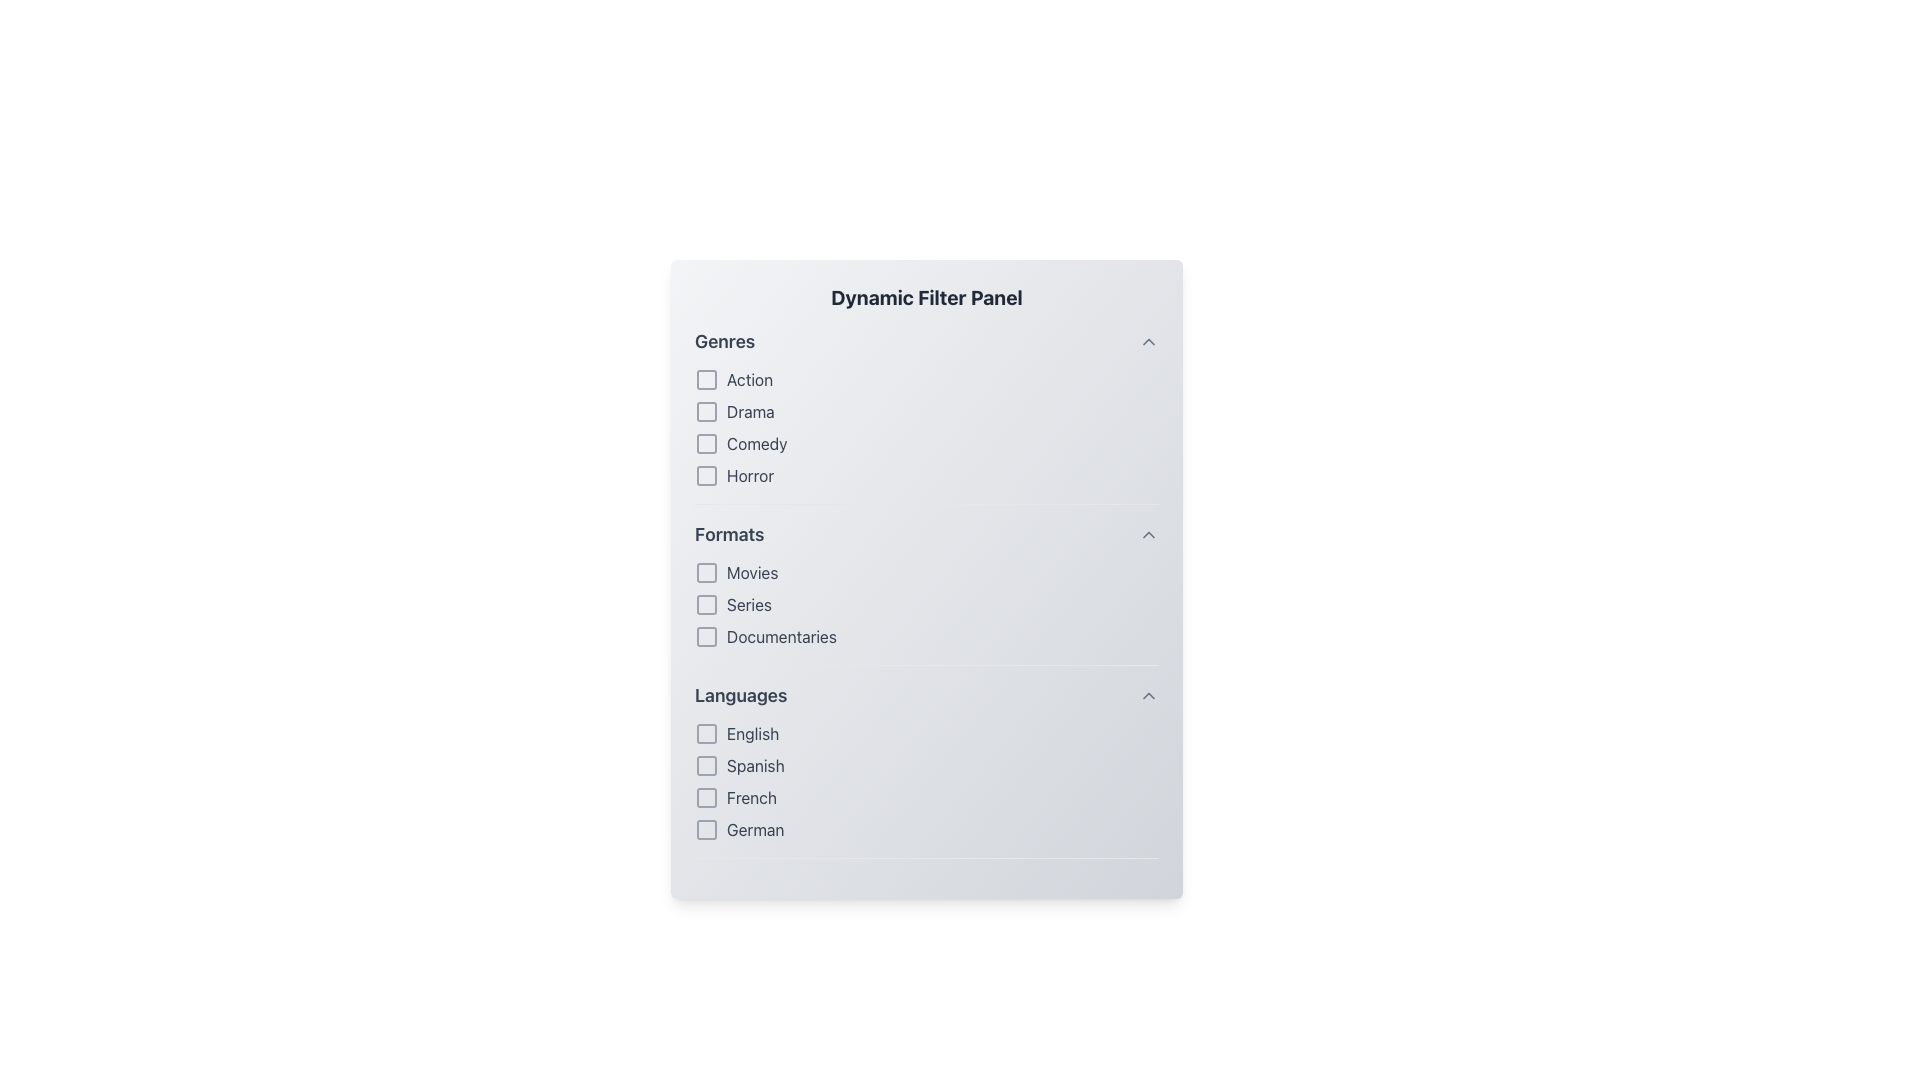  I want to click on the checkbox associated with the 'Spanish' text label, so click(754, 765).